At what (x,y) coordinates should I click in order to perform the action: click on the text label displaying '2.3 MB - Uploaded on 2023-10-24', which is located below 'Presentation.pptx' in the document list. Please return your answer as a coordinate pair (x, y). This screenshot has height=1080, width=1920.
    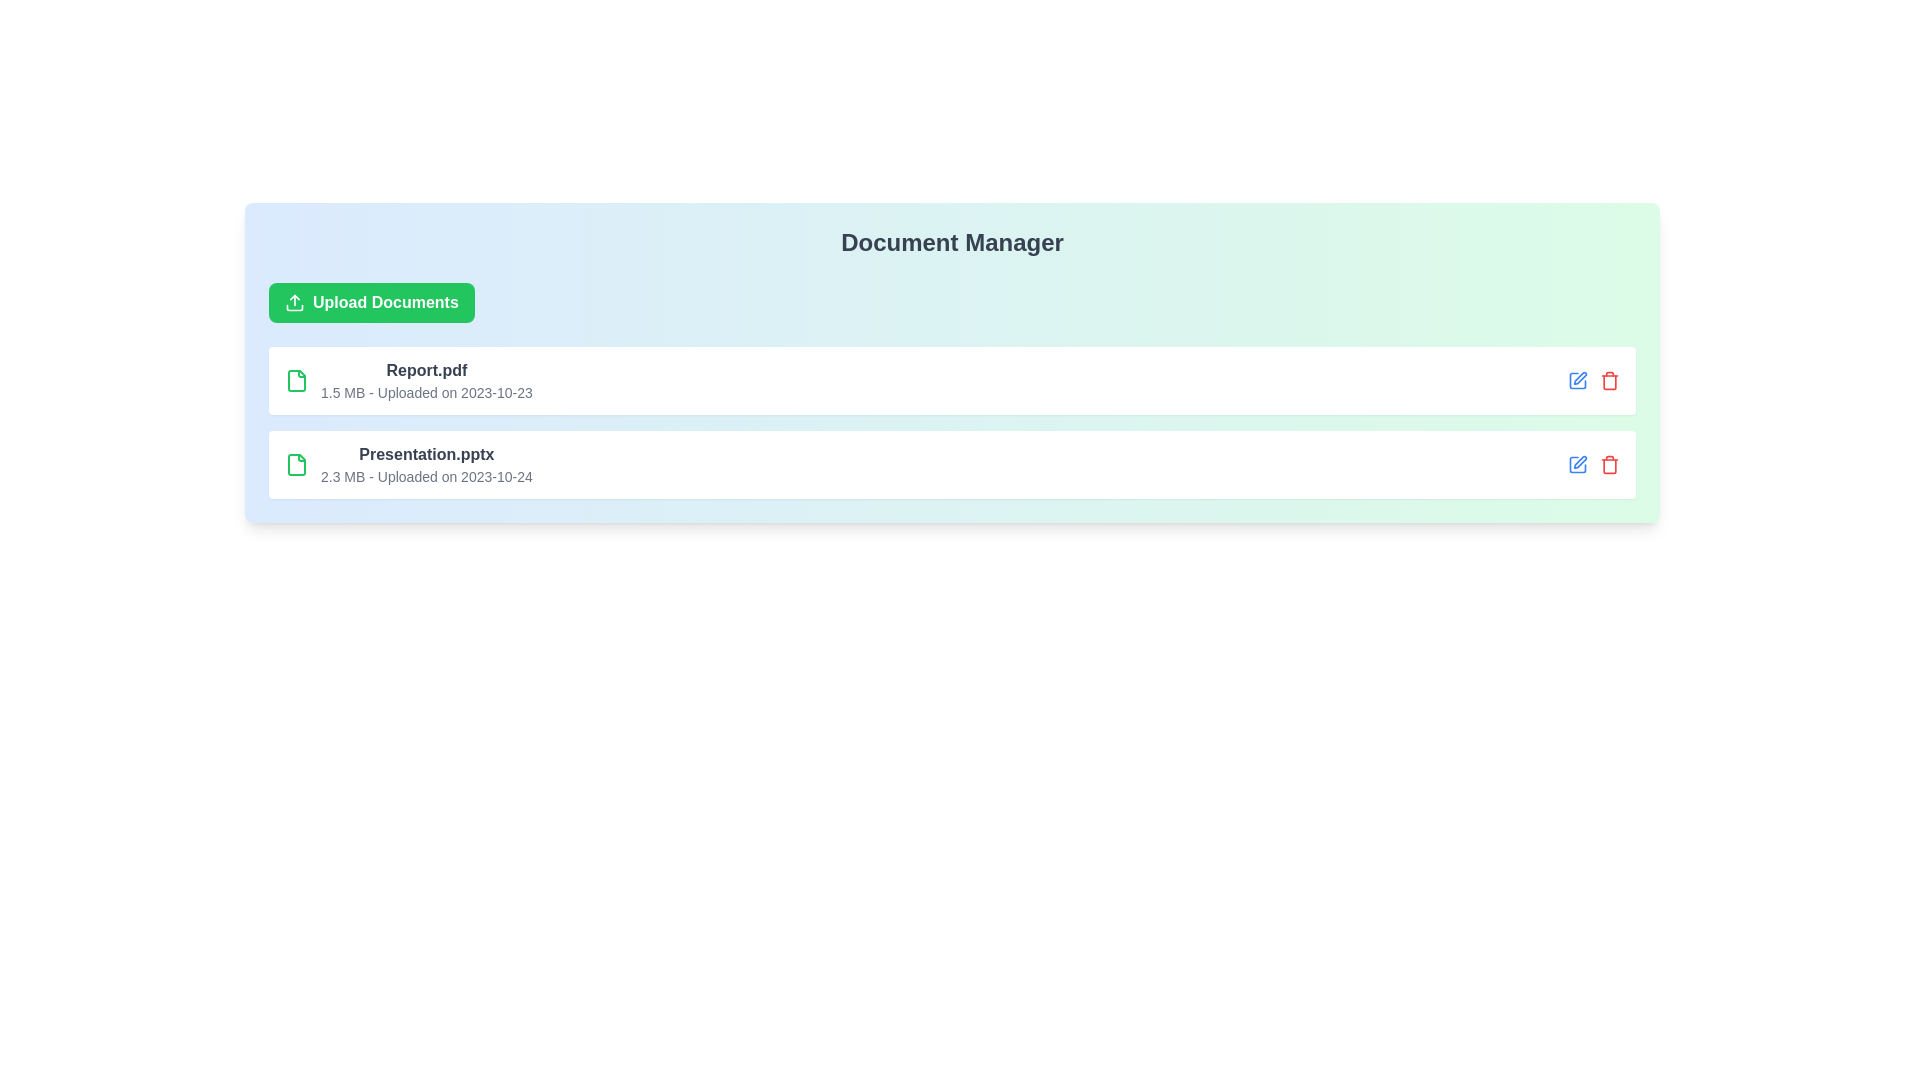
    Looking at the image, I should click on (425, 477).